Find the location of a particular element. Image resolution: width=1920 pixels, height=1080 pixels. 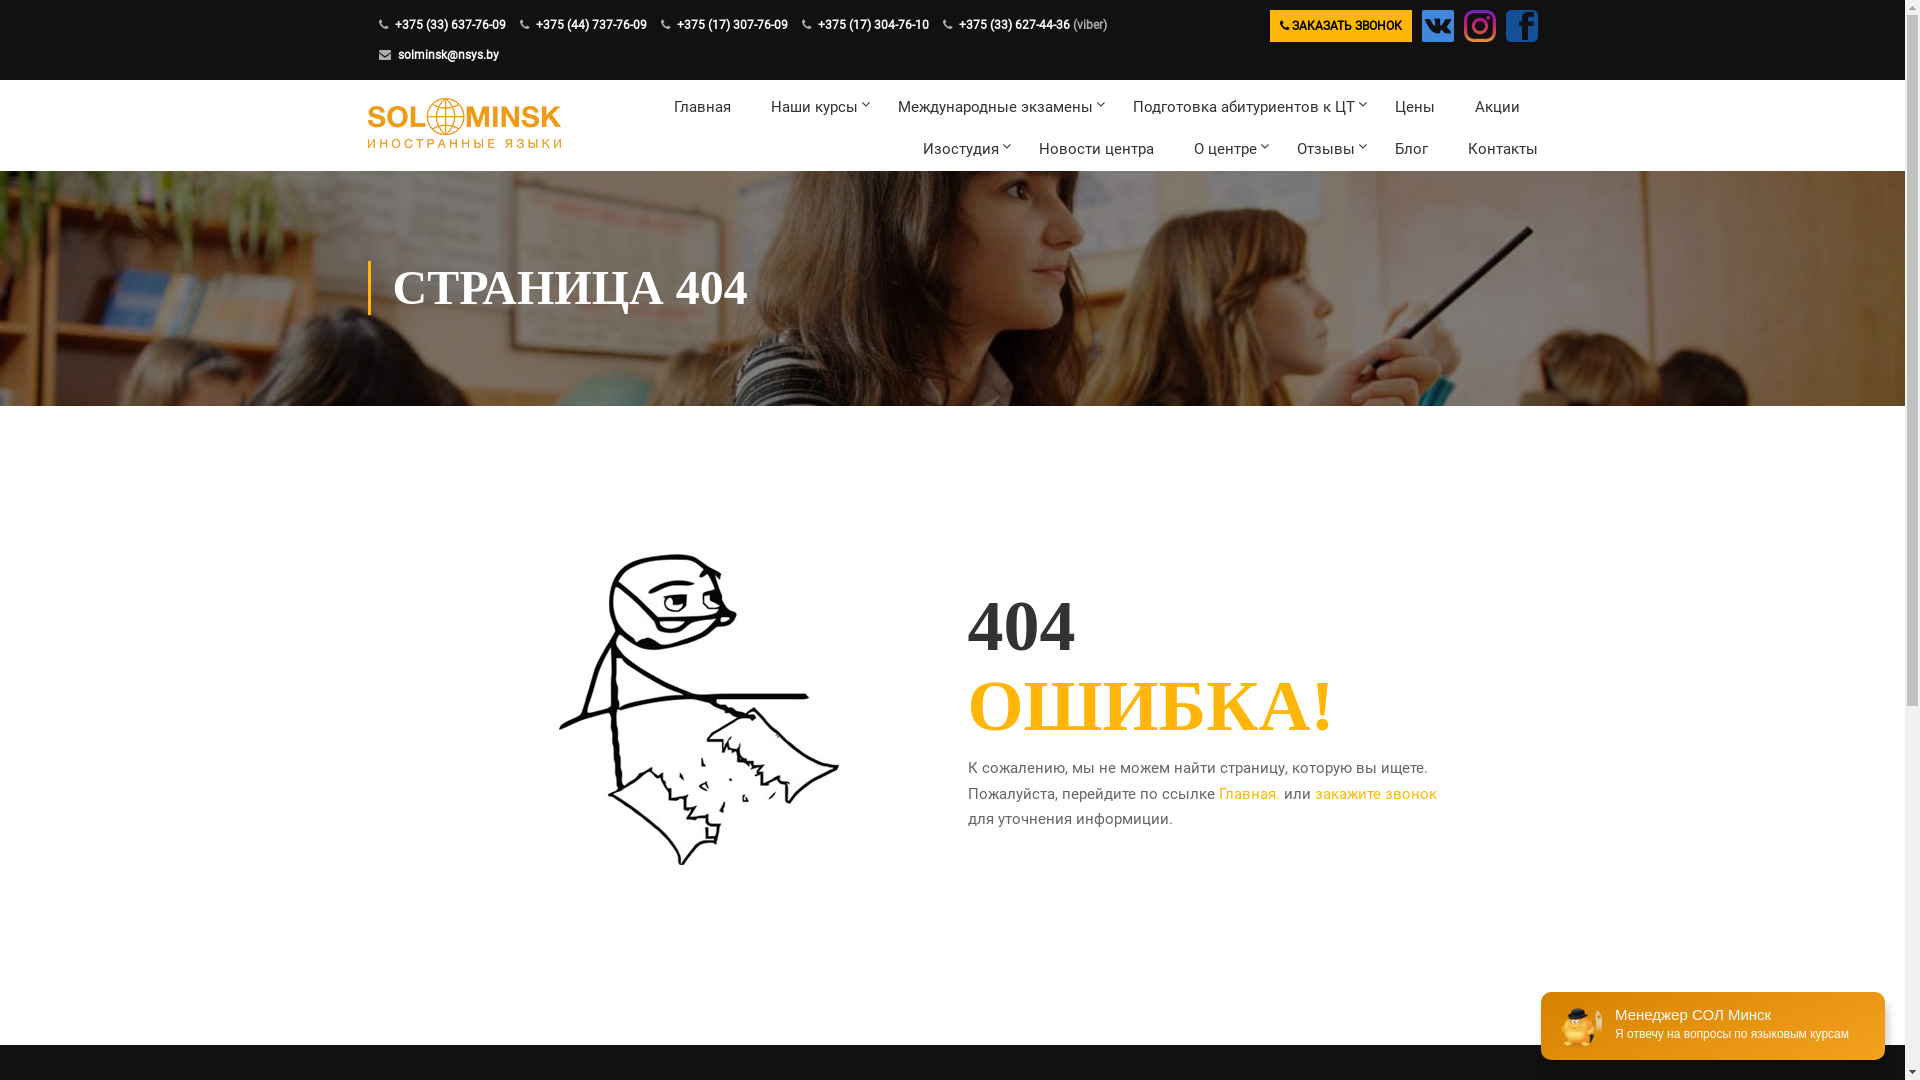

'+375 (17) 307-76-09' is located at coordinates (730, 24).